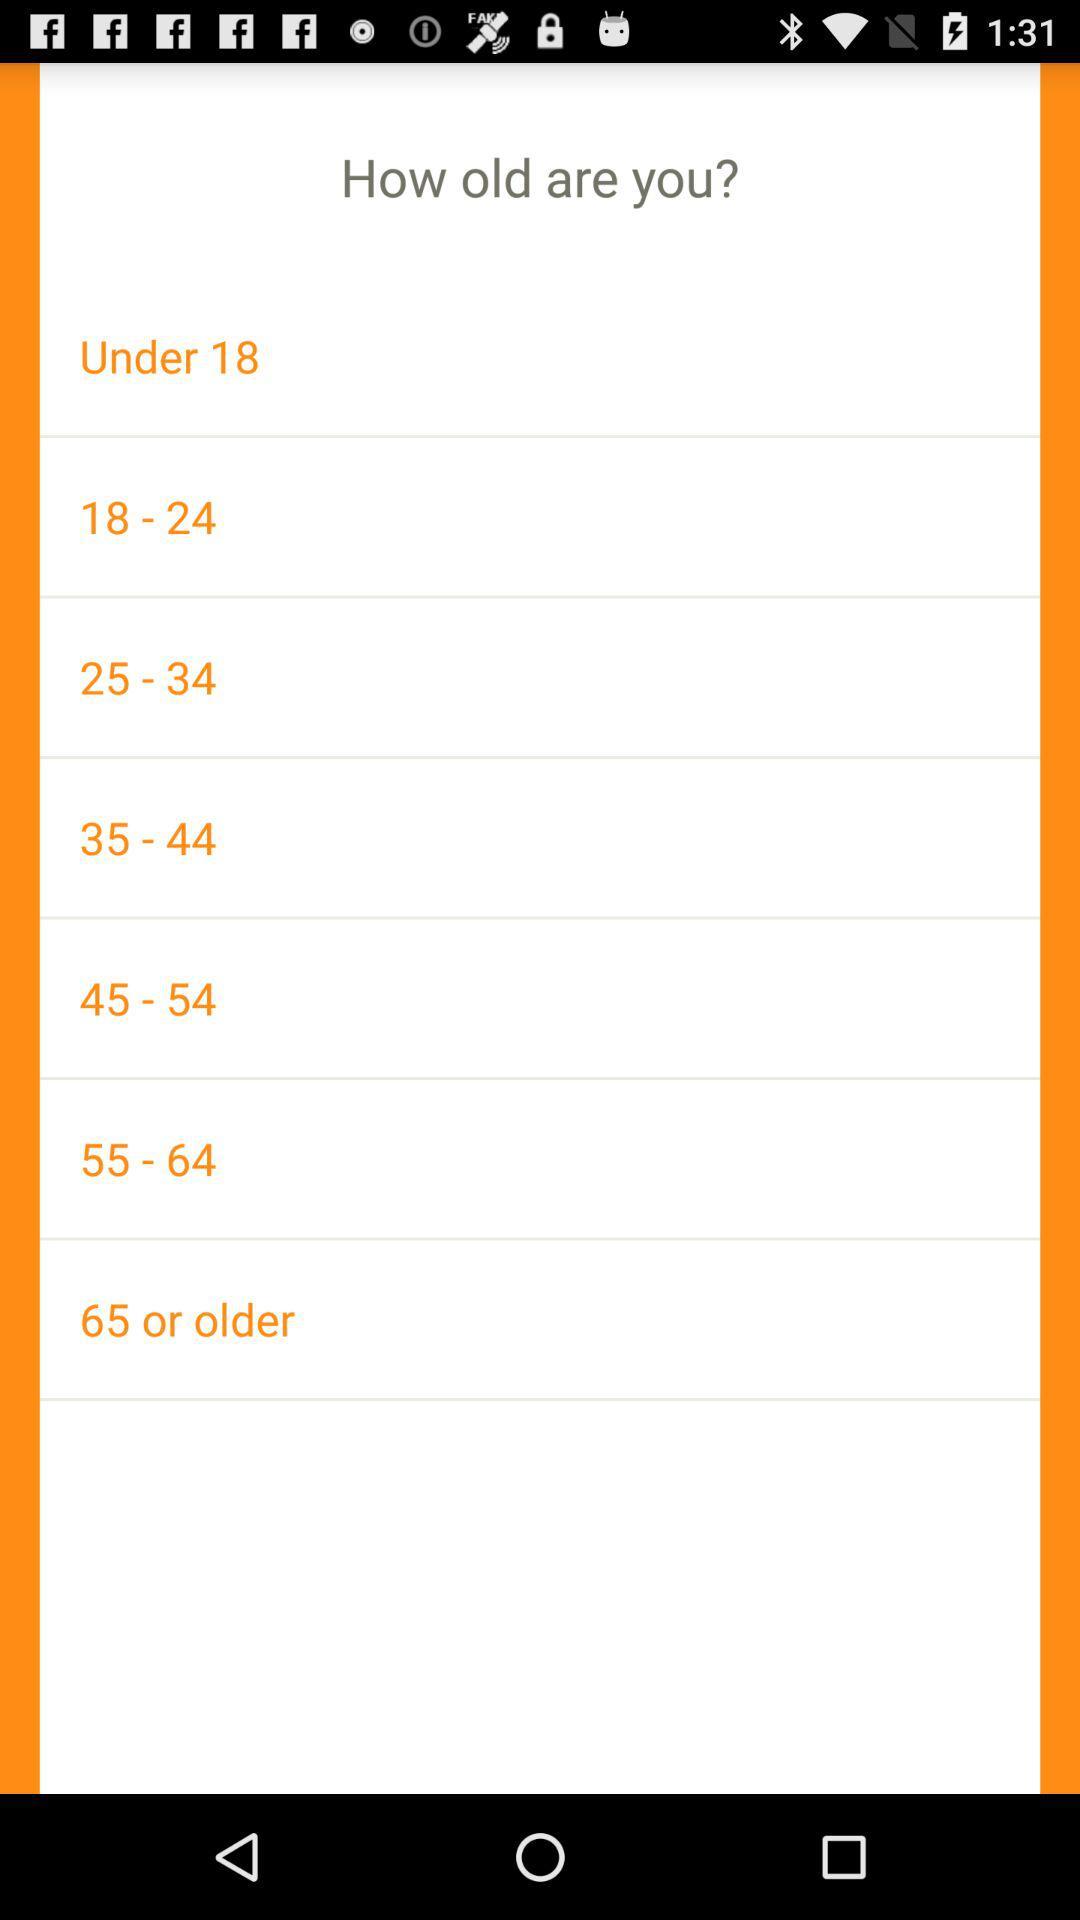  Describe the element at coordinates (540, 998) in the screenshot. I see `the item above 55 - 64 icon` at that location.